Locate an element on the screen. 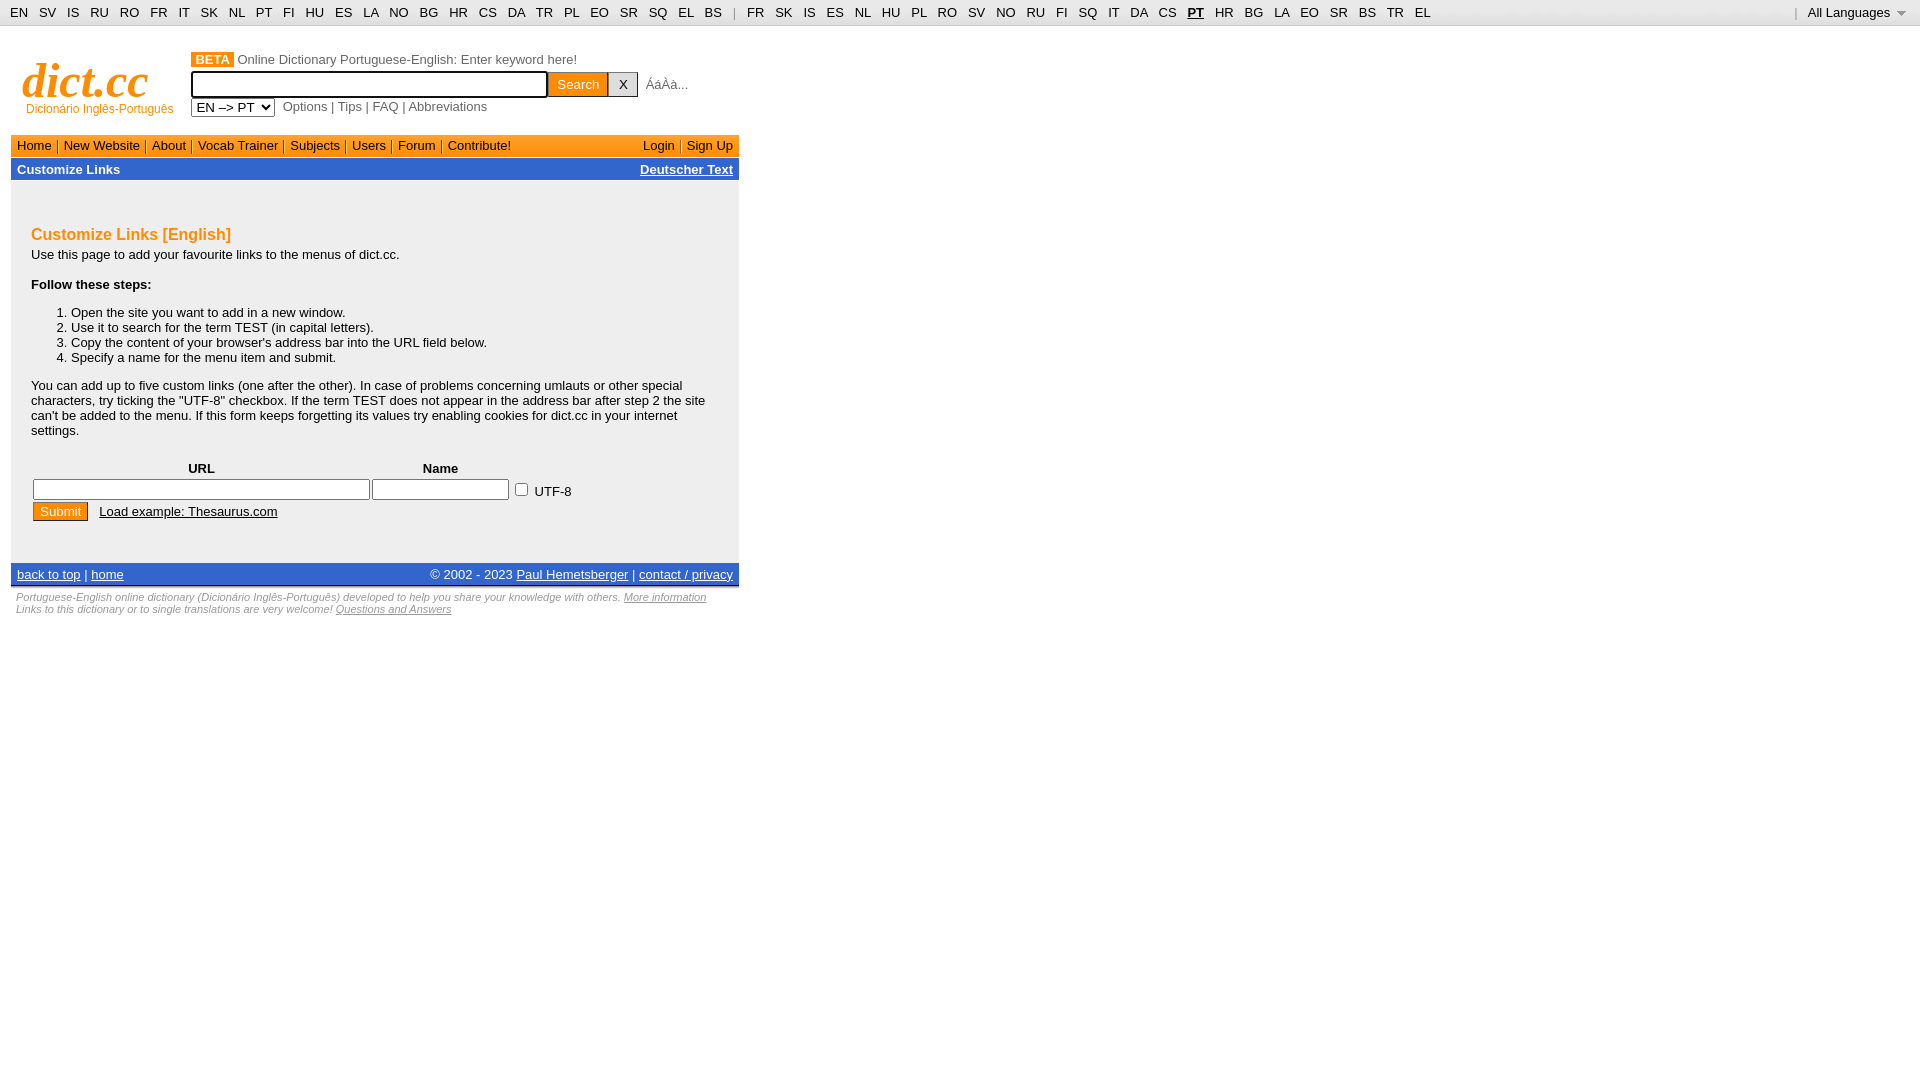 The image size is (1920, 1080). 'BG' is located at coordinates (1252, 12).